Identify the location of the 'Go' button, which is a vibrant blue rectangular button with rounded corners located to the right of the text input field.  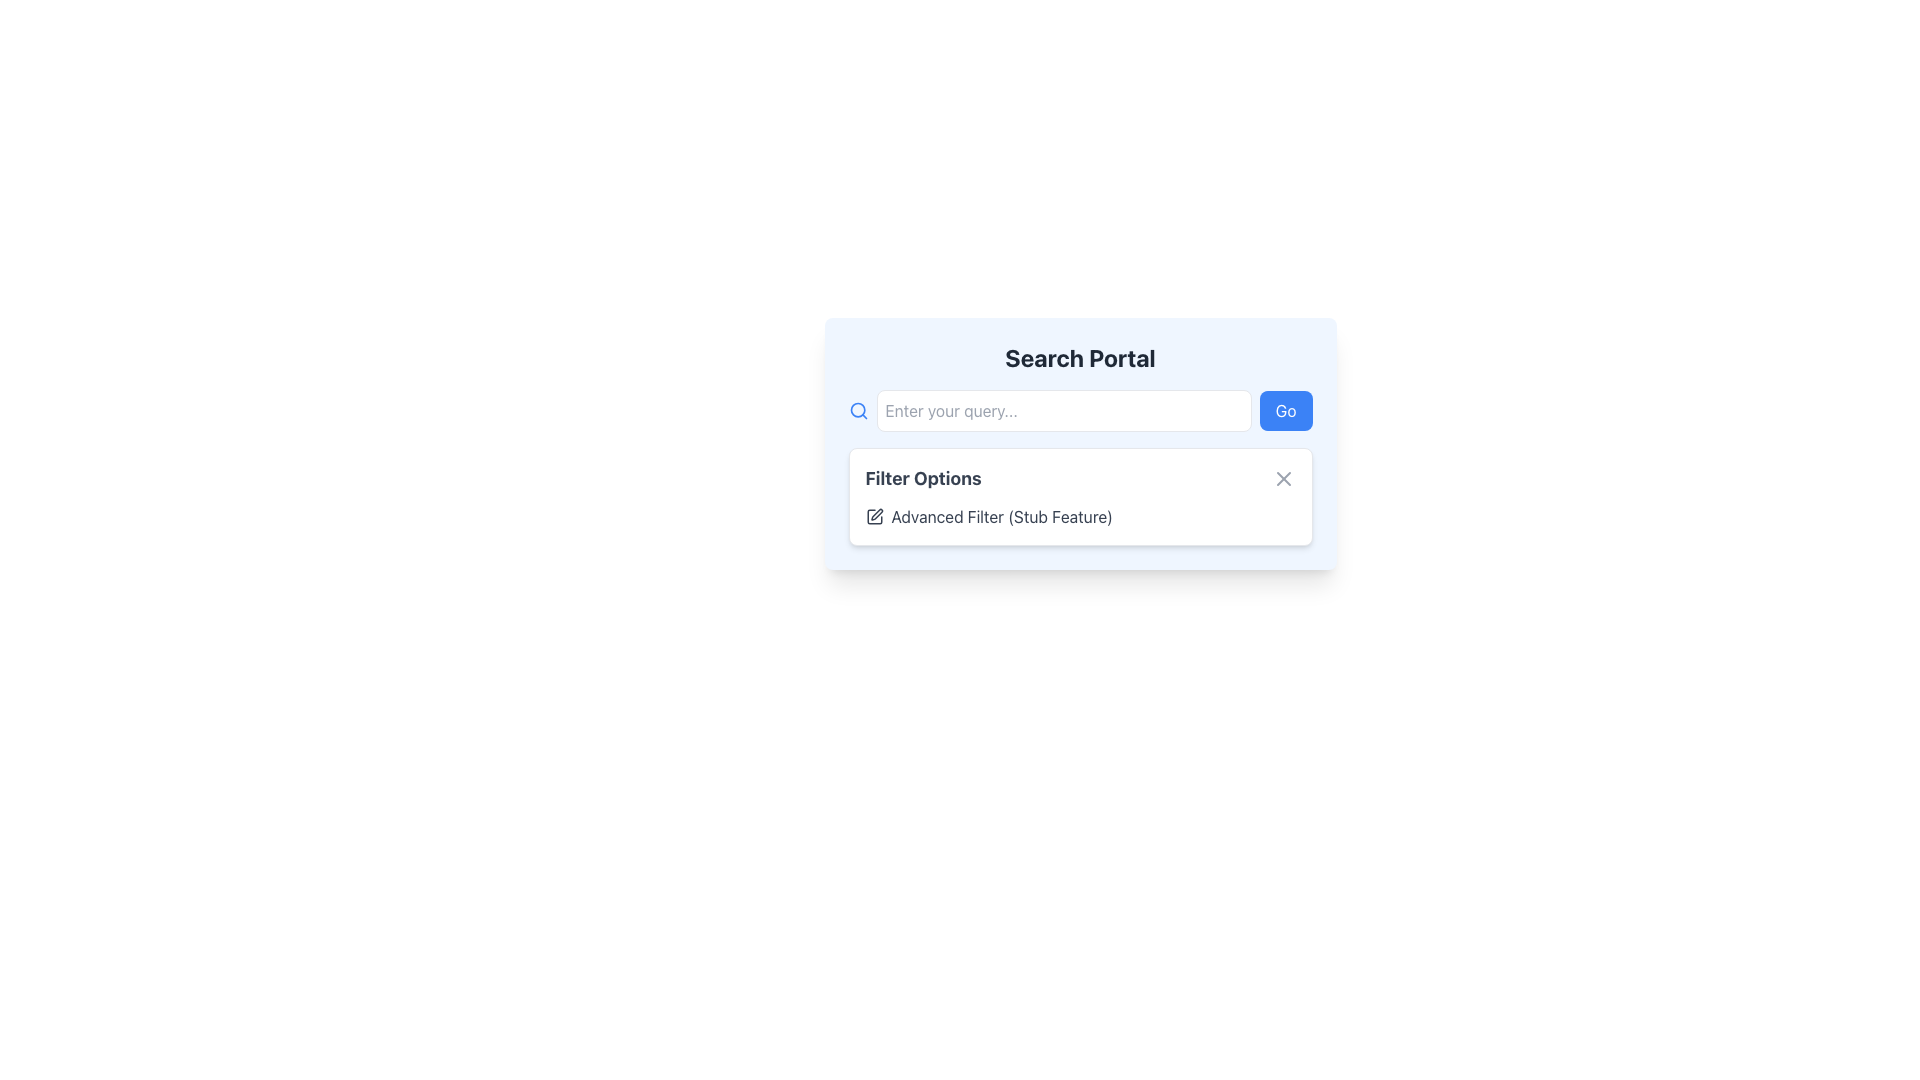
(1286, 410).